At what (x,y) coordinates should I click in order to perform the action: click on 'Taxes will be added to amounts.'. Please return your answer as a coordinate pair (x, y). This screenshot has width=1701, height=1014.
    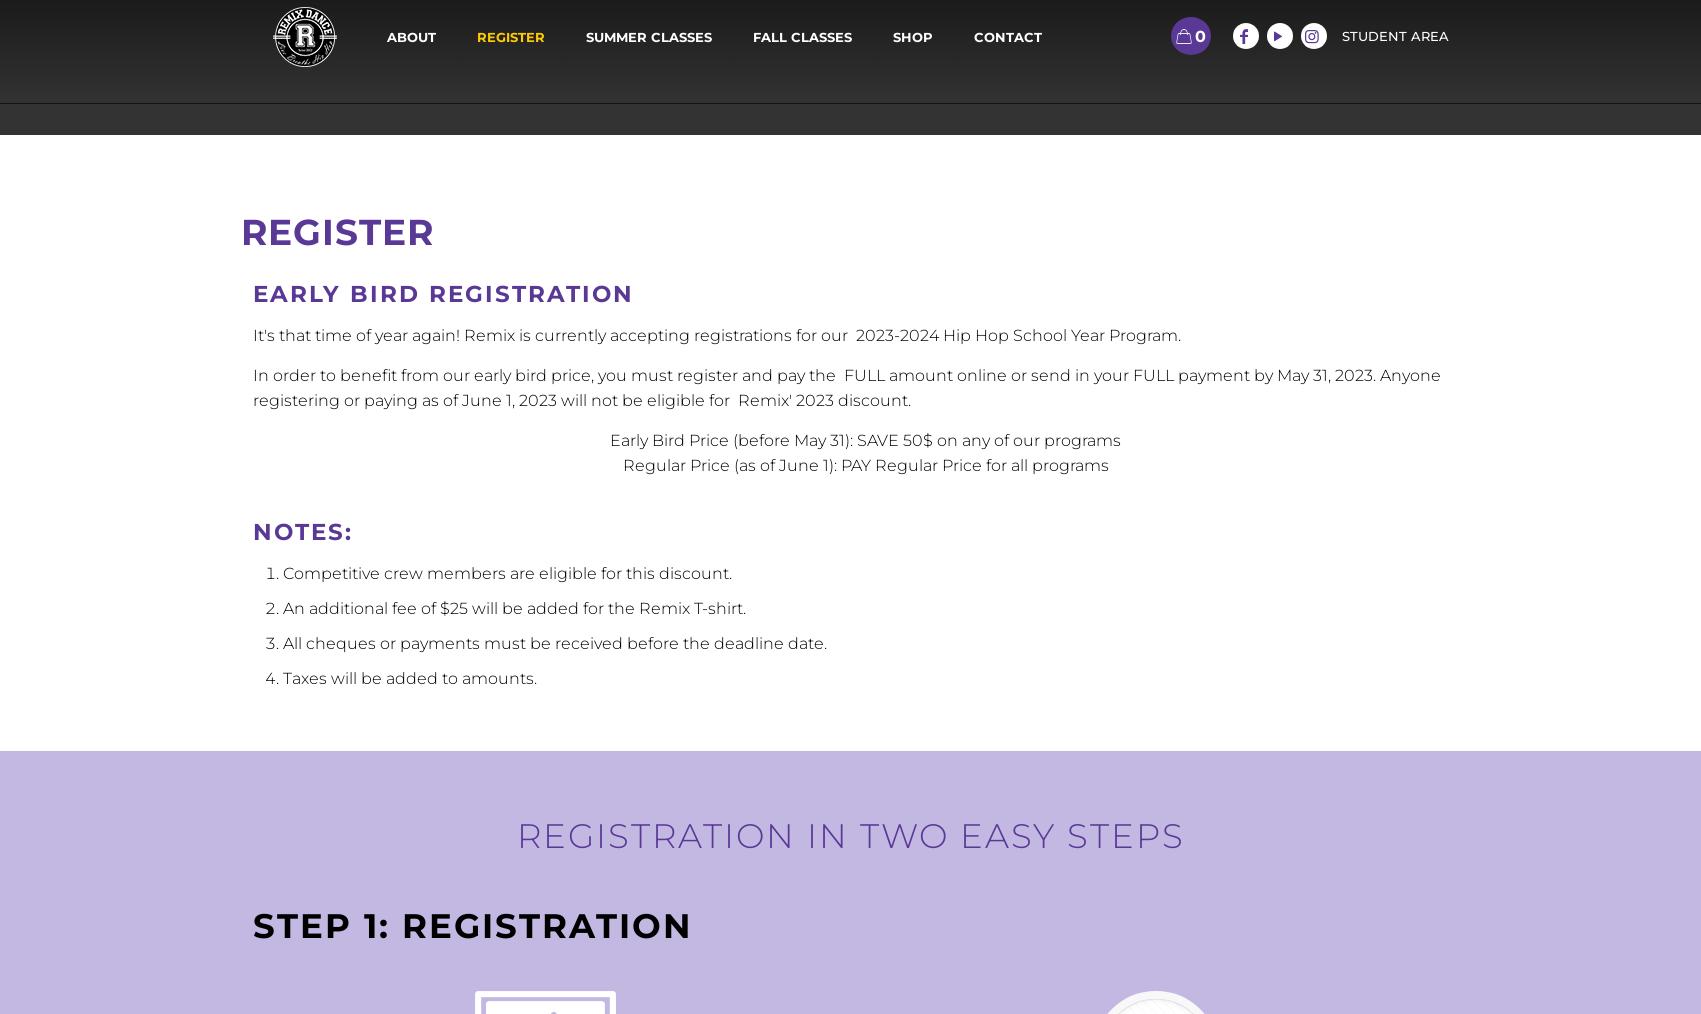
    Looking at the image, I should click on (407, 677).